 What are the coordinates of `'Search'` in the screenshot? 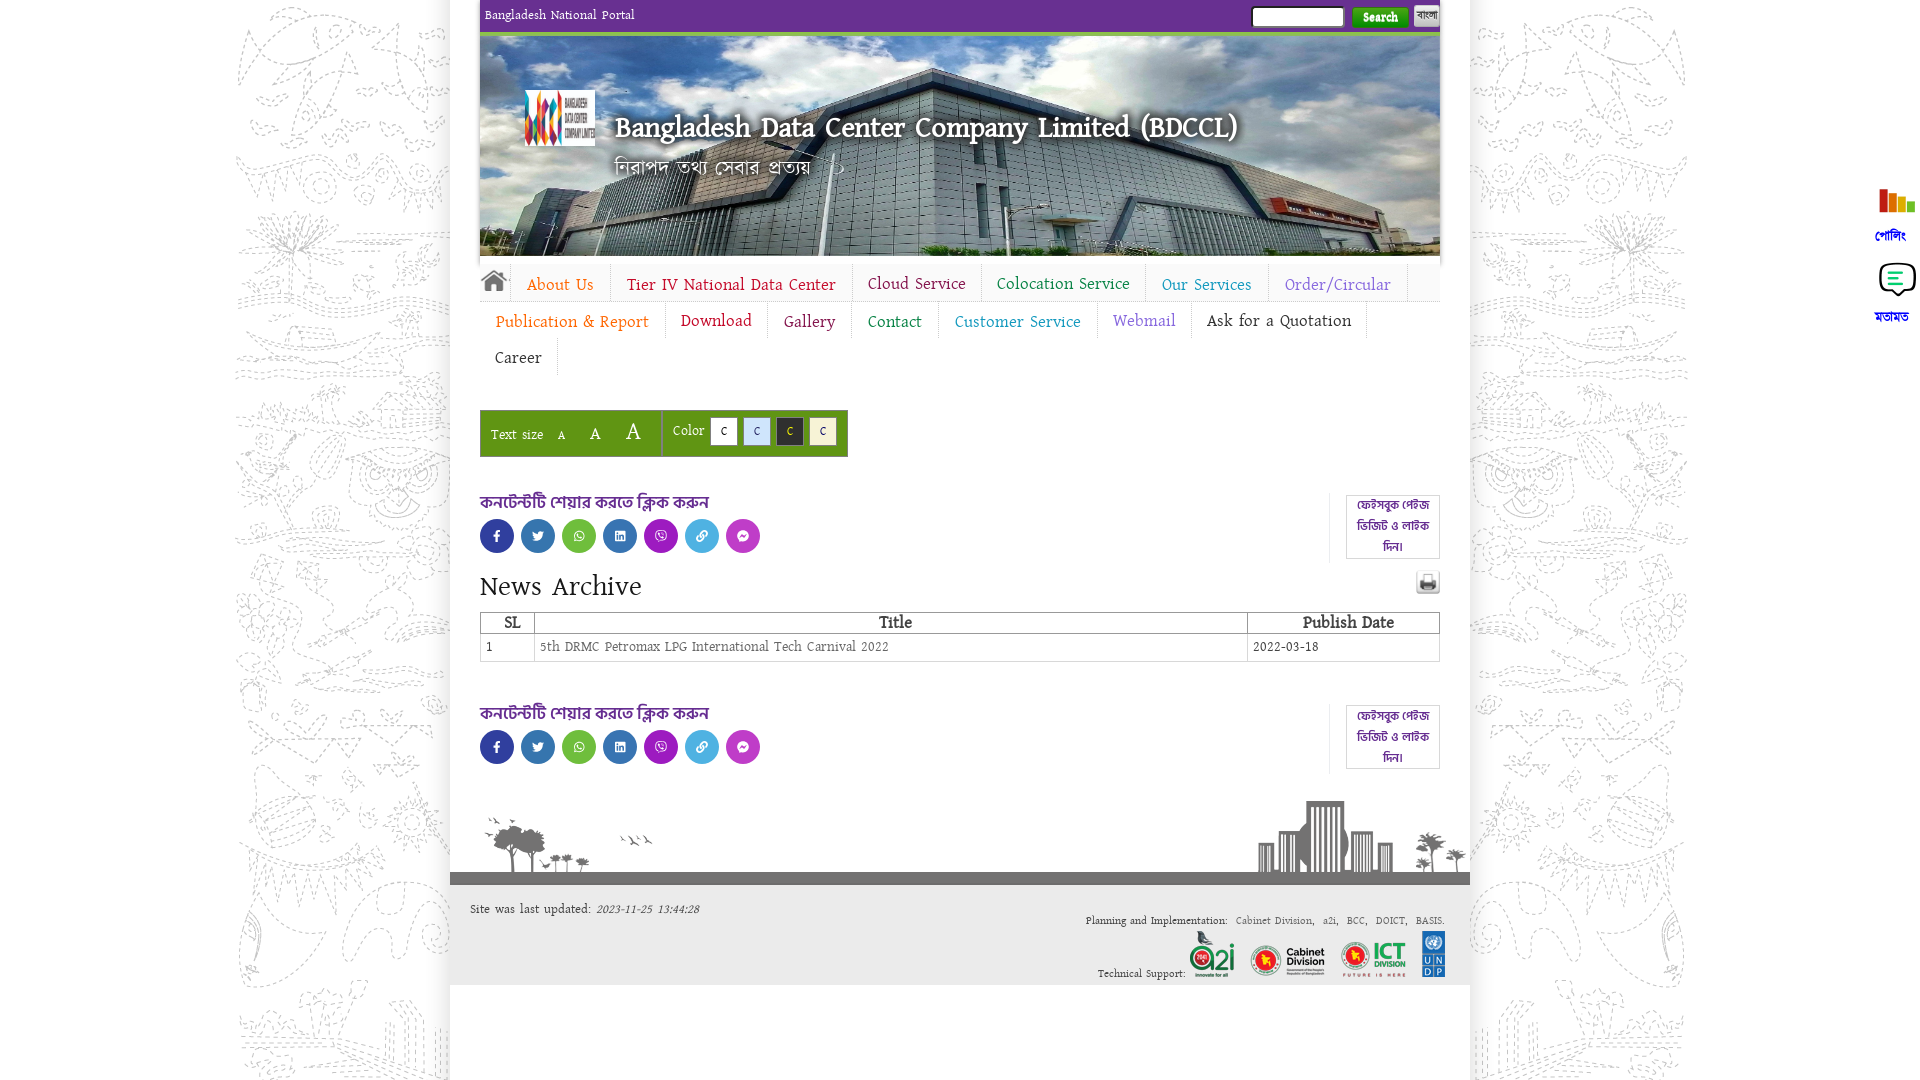 It's located at (1379, 17).